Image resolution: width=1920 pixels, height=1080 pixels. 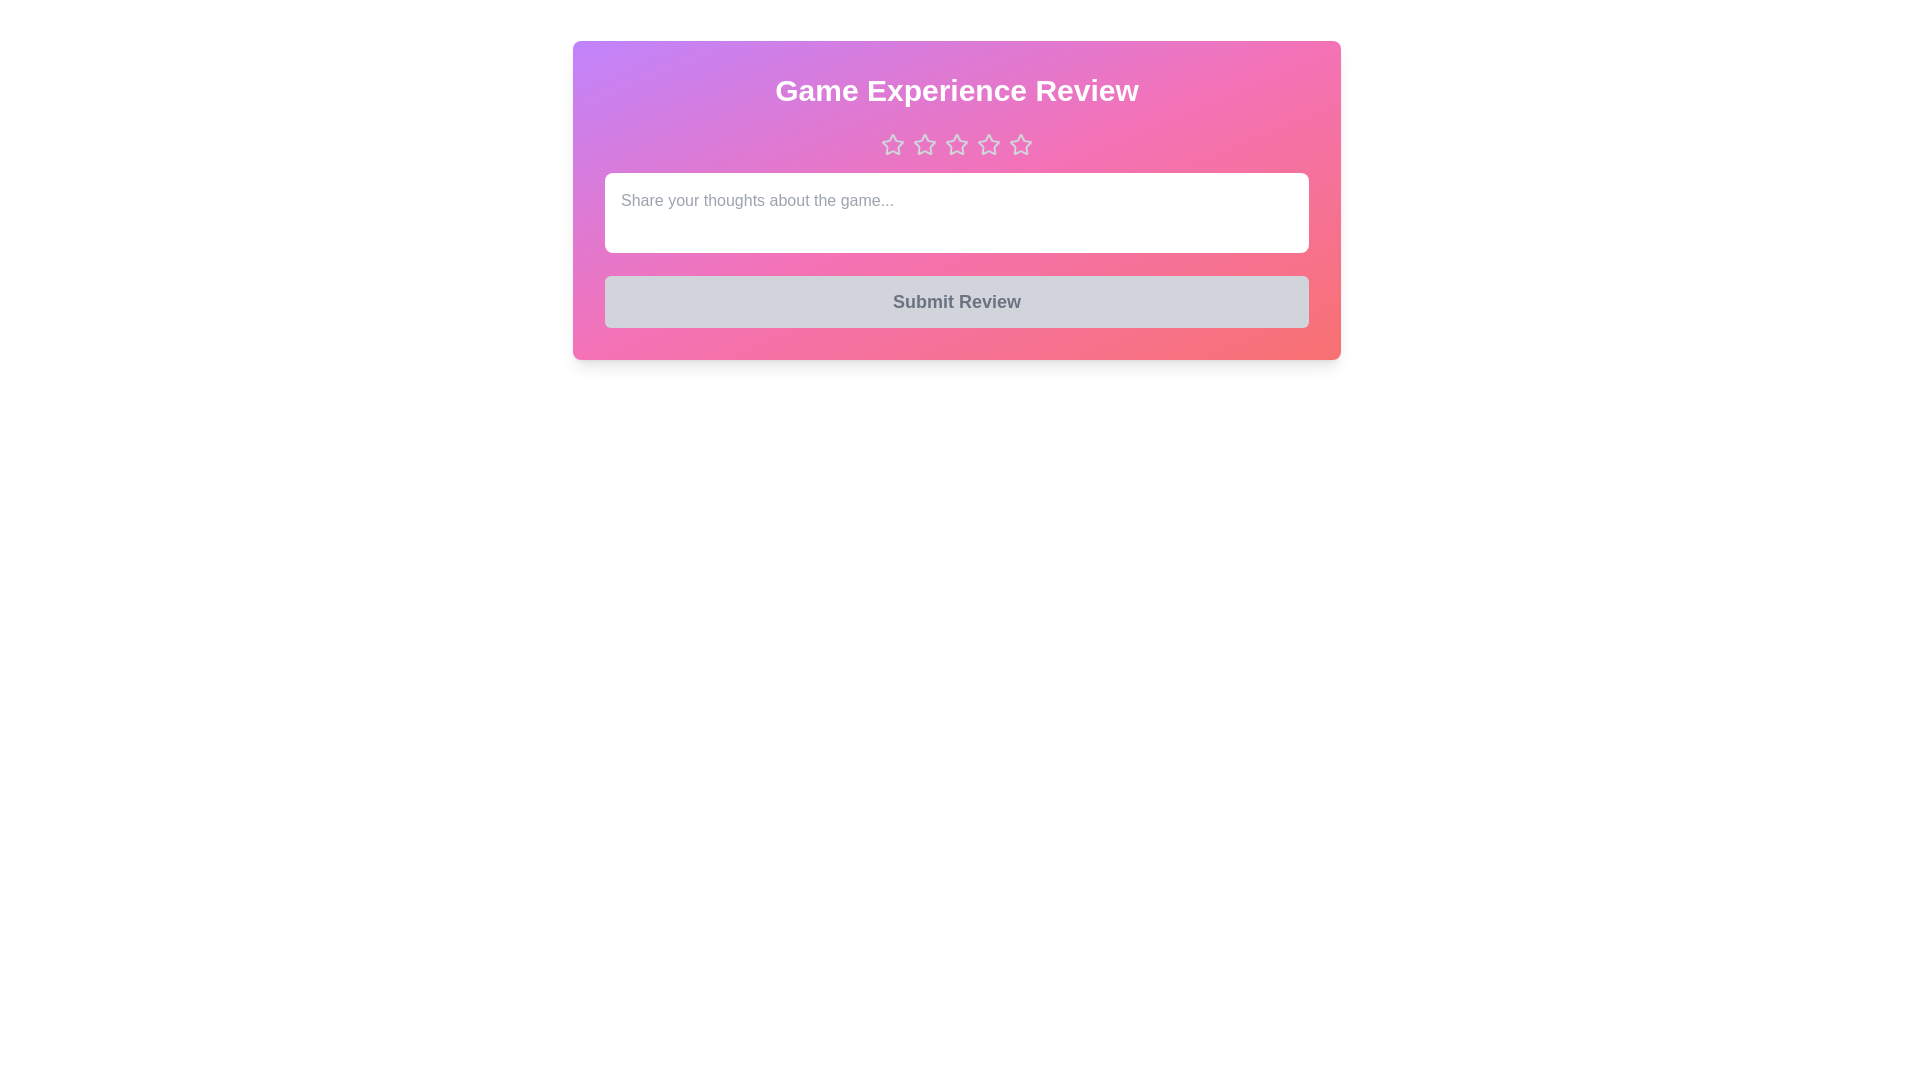 What do you see at coordinates (924, 144) in the screenshot?
I see `the star corresponding to the desired rating 2` at bounding box center [924, 144].